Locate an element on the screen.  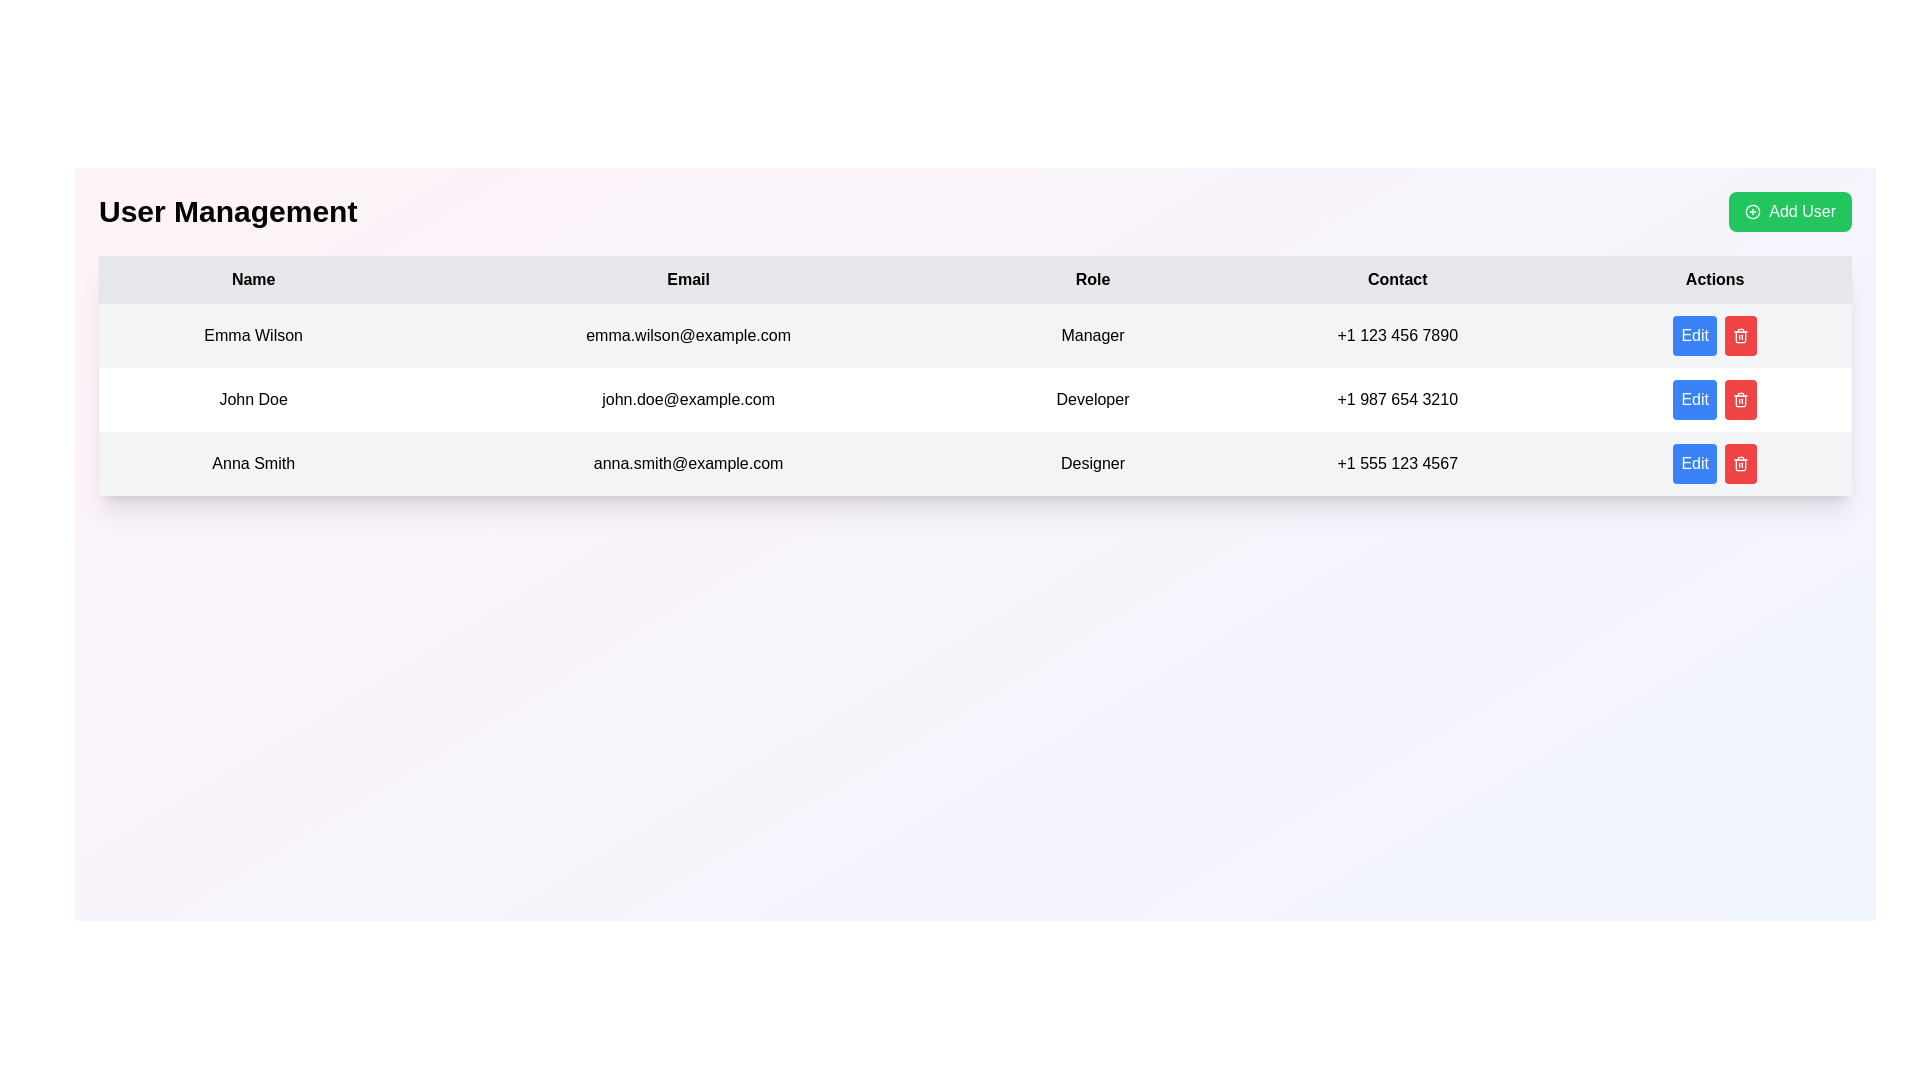
the 'Add User' button located in the top-right corner of the user interface, which contains the icon representing the add or create action is located at coordinates (1752, 212).